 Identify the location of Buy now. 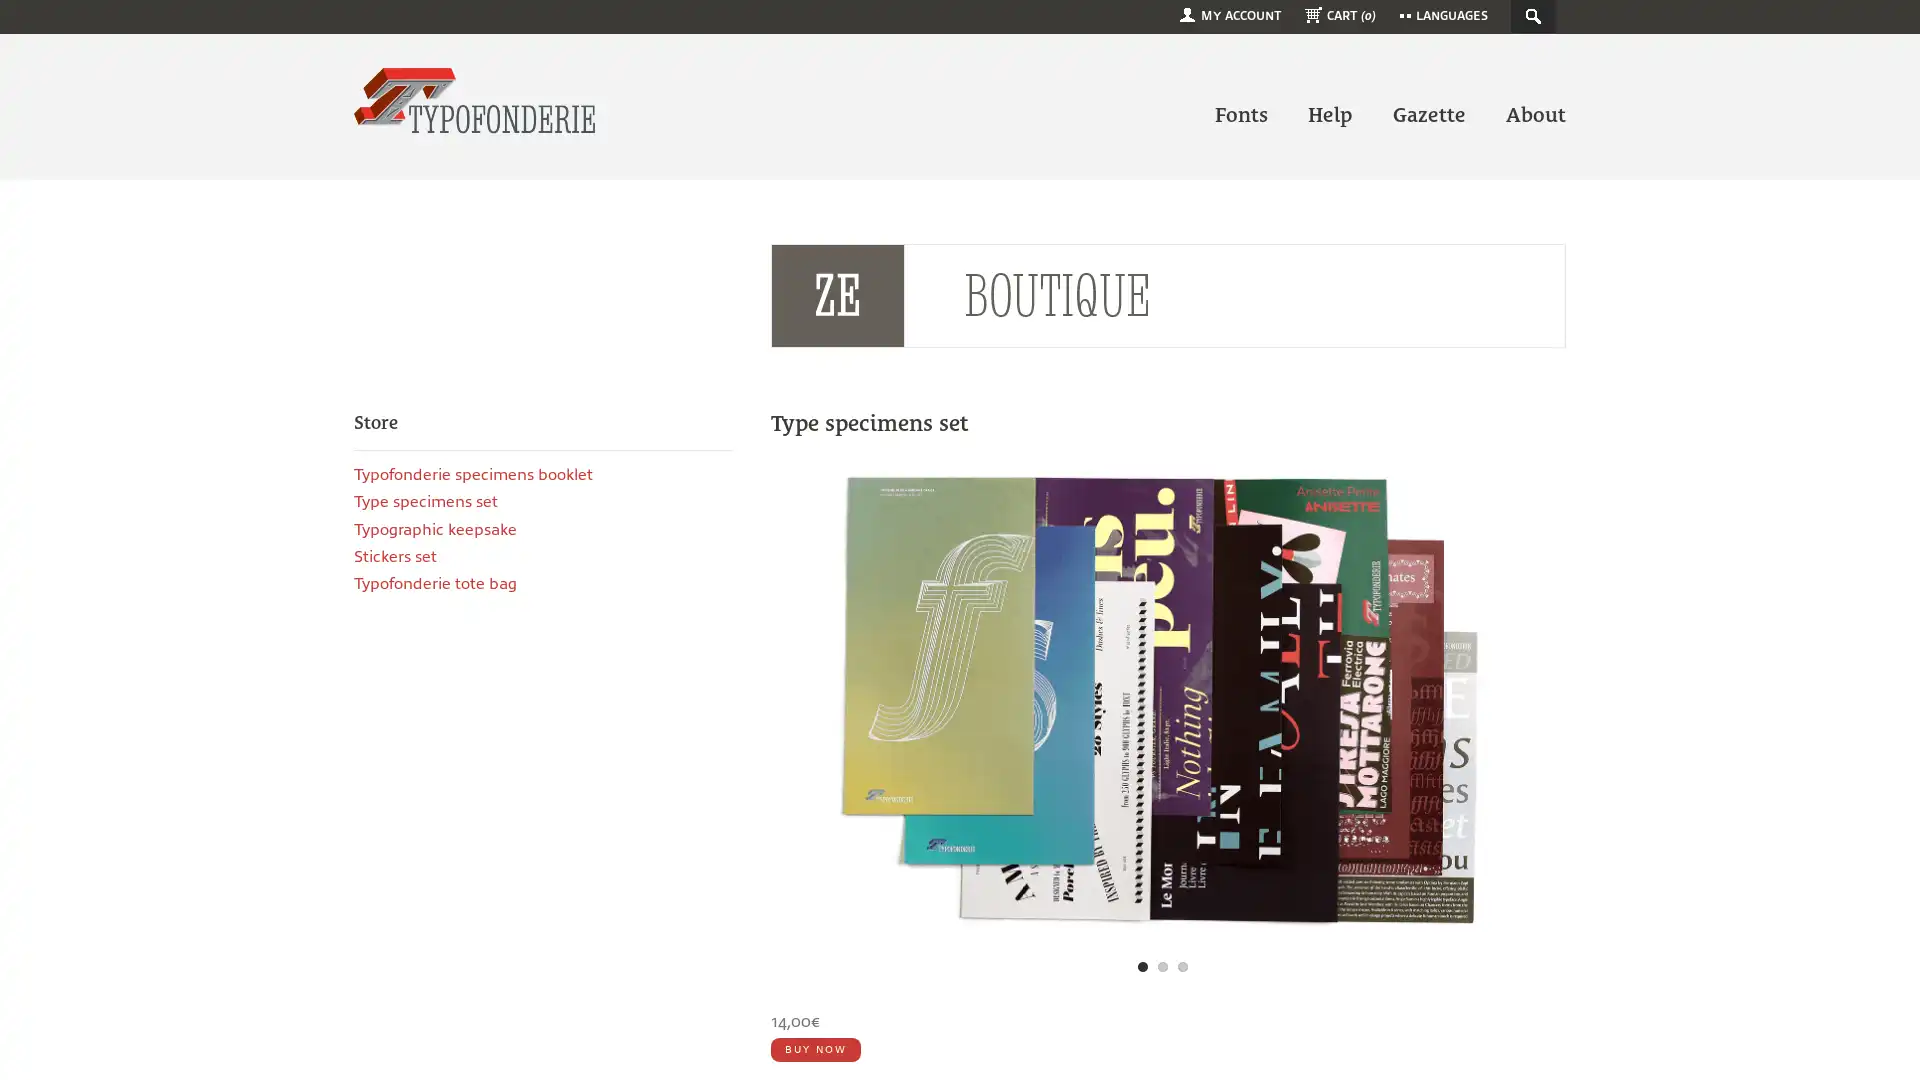
(815, 1048).